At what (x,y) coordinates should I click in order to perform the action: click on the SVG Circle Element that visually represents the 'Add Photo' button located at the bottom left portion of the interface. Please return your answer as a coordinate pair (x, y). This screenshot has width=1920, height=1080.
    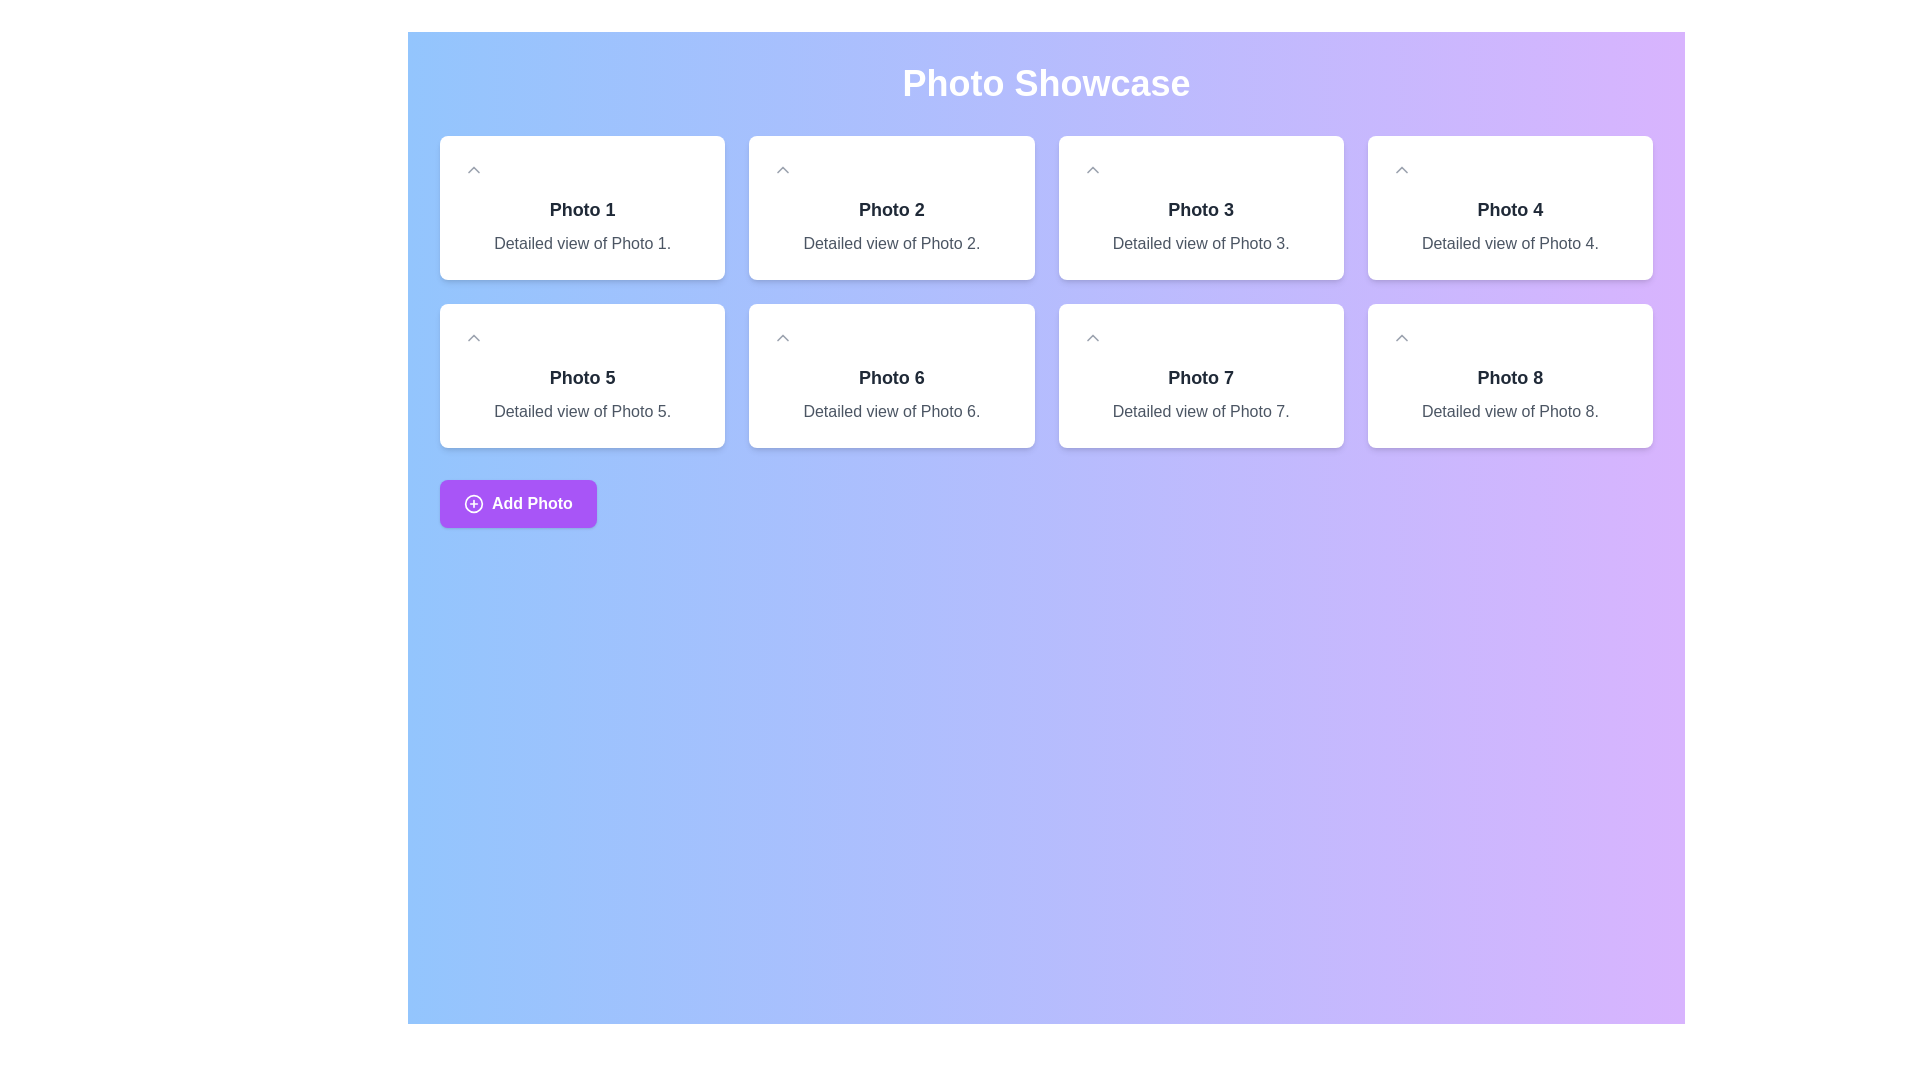
    Looking at the image, I should click on (473, 501).